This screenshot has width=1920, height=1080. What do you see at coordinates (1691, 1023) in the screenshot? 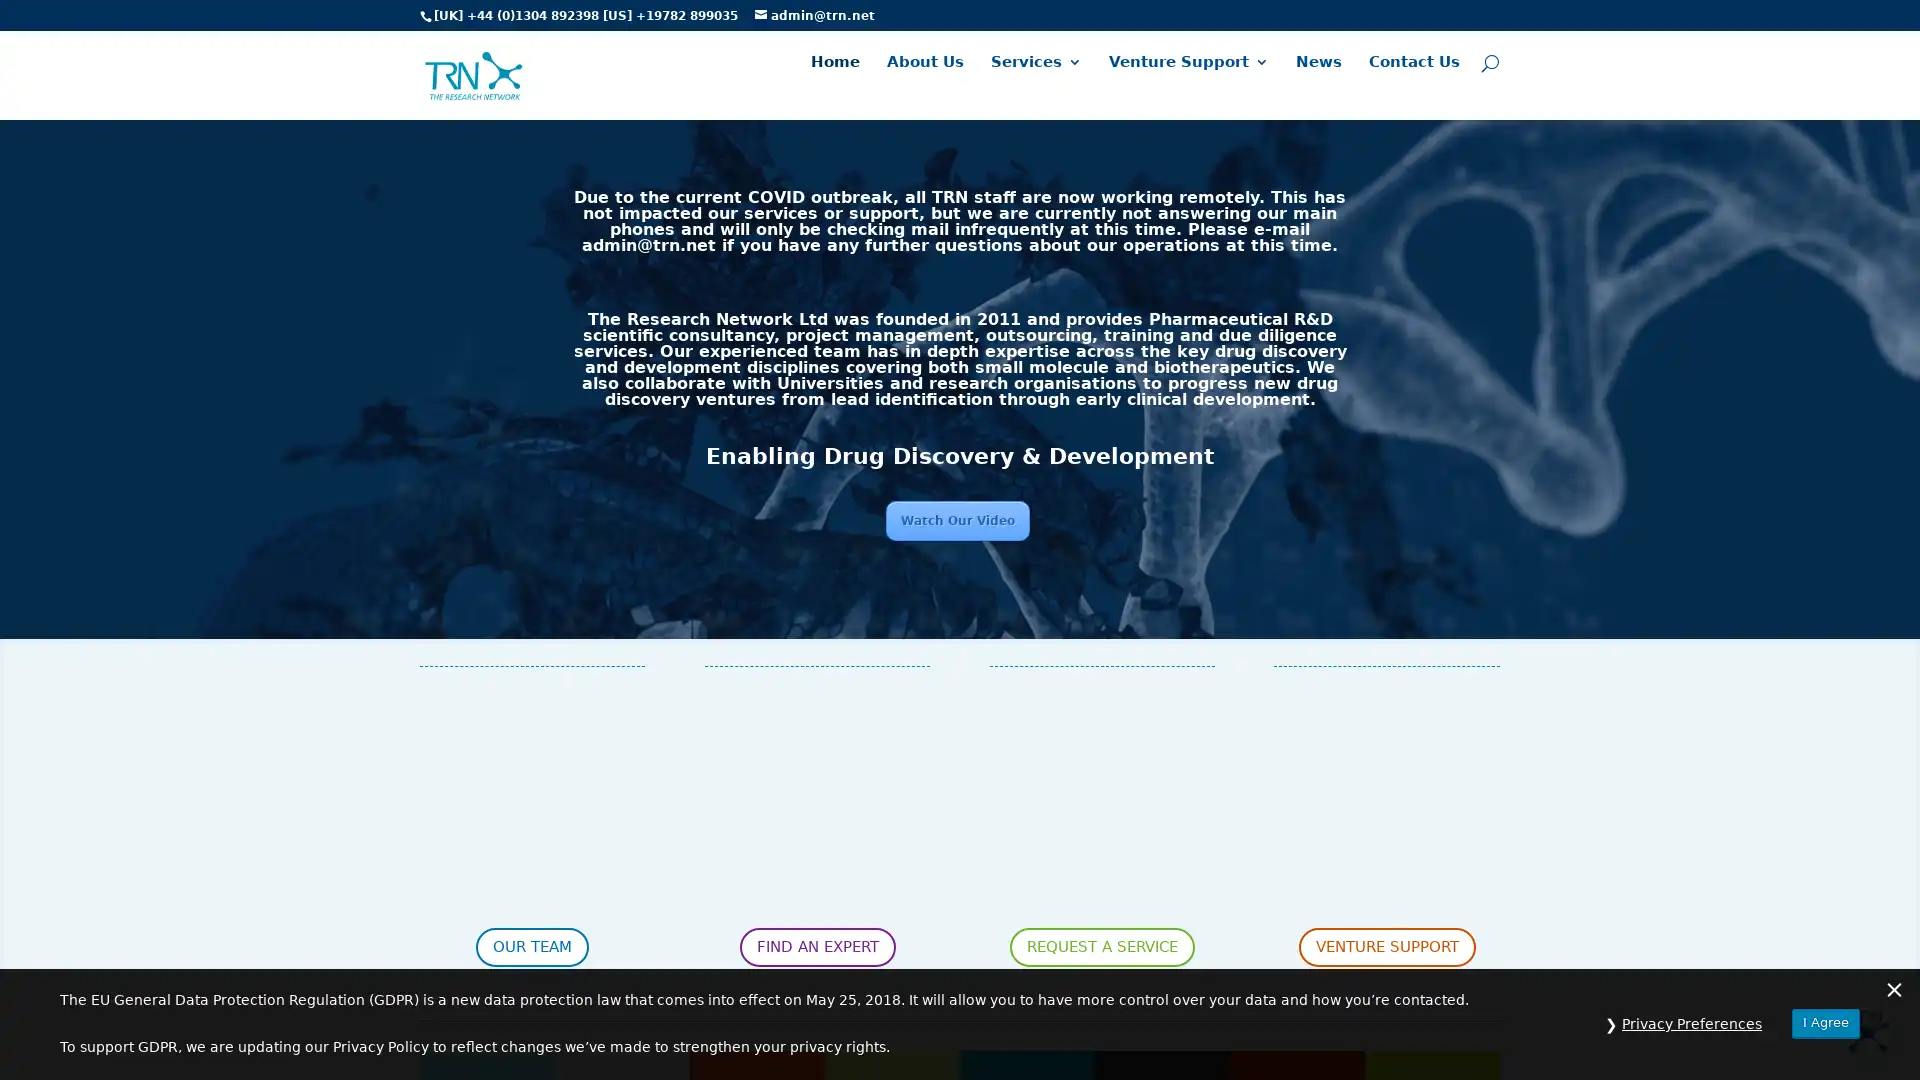
I see `Privacy Preferences` at bounding box center [1691, 1023].